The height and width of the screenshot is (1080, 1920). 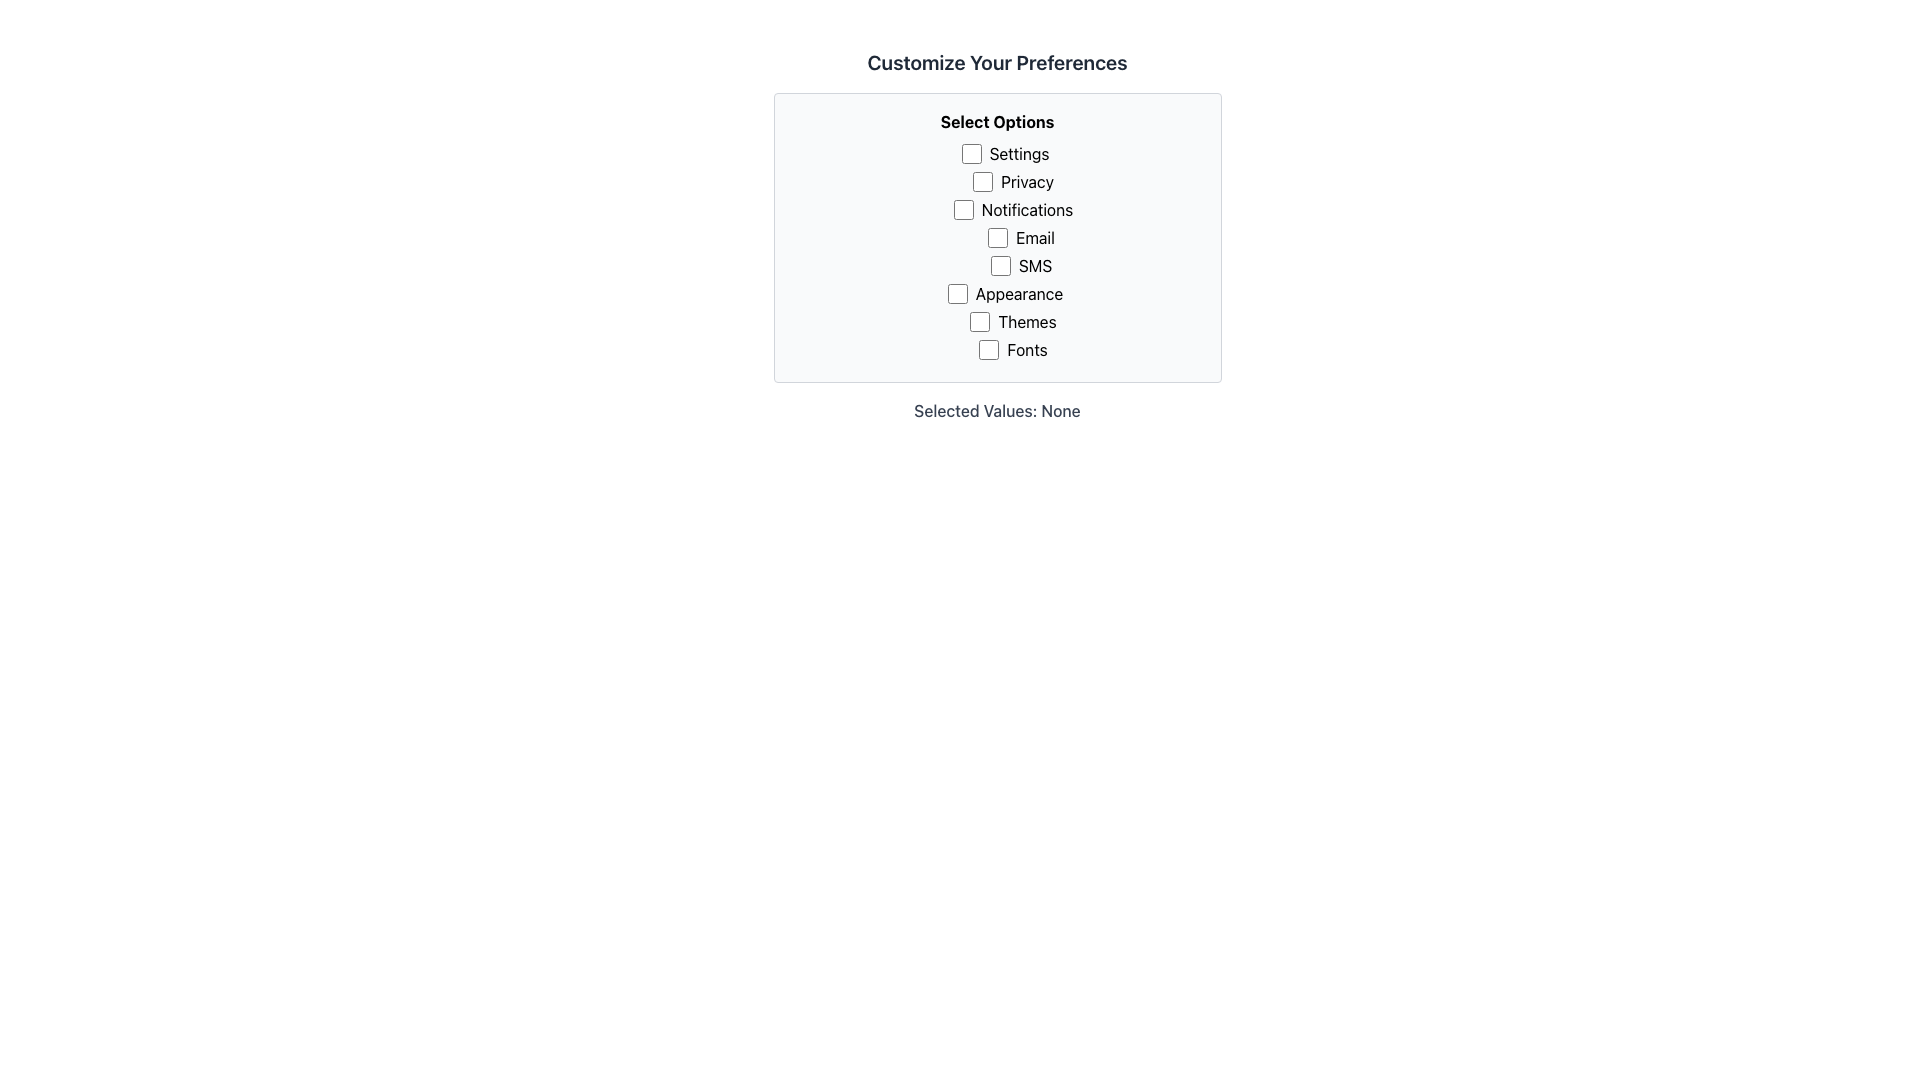 I want to click on the checkbox associated with the 'SMS' notification preference located in the 'Notifications' section, so click(x=1021, y=265).